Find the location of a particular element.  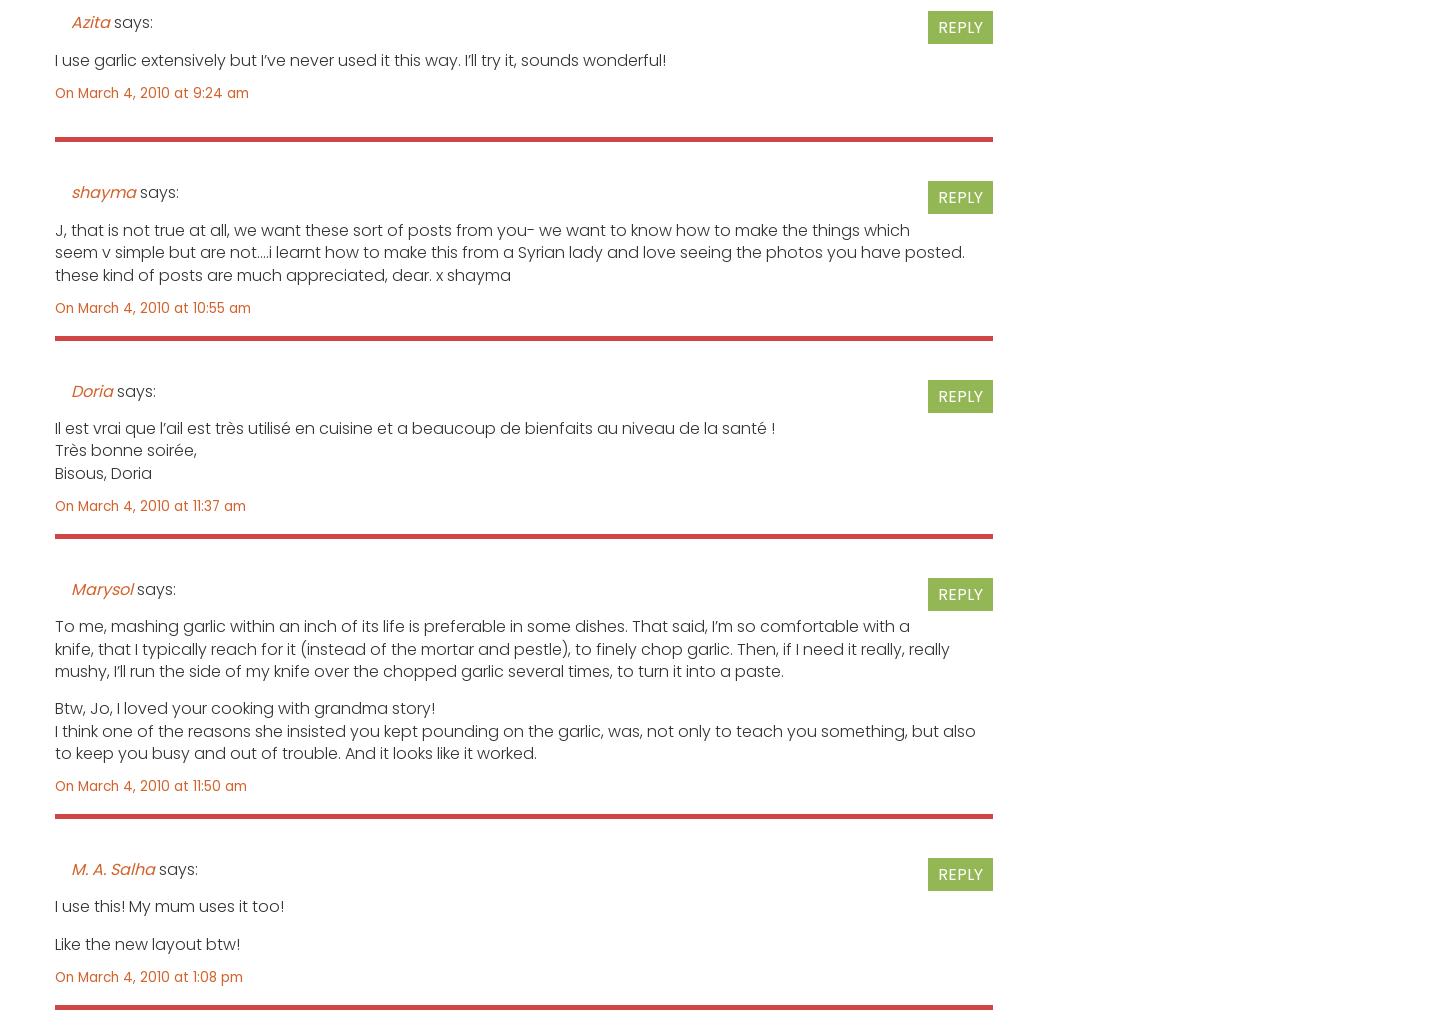

'Marysol' is located at coordinates (71, 587).